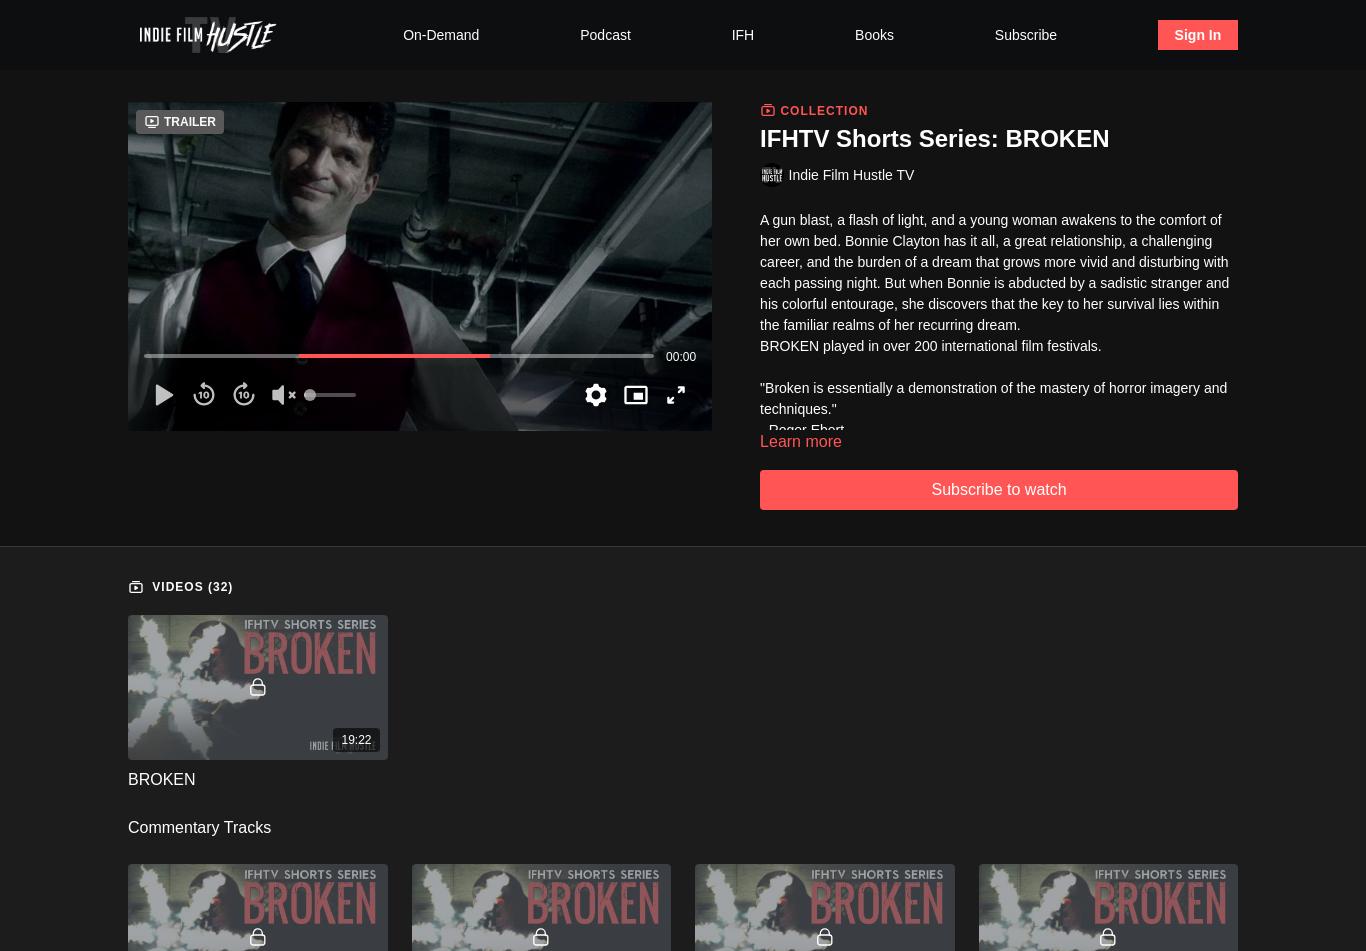 Image resolution: width=1366 pixels, height=951 pixels. What do you see at coordinates (189, 122) in the screenshot?
I see `'Trailer'` at bounding box center [189, 122].